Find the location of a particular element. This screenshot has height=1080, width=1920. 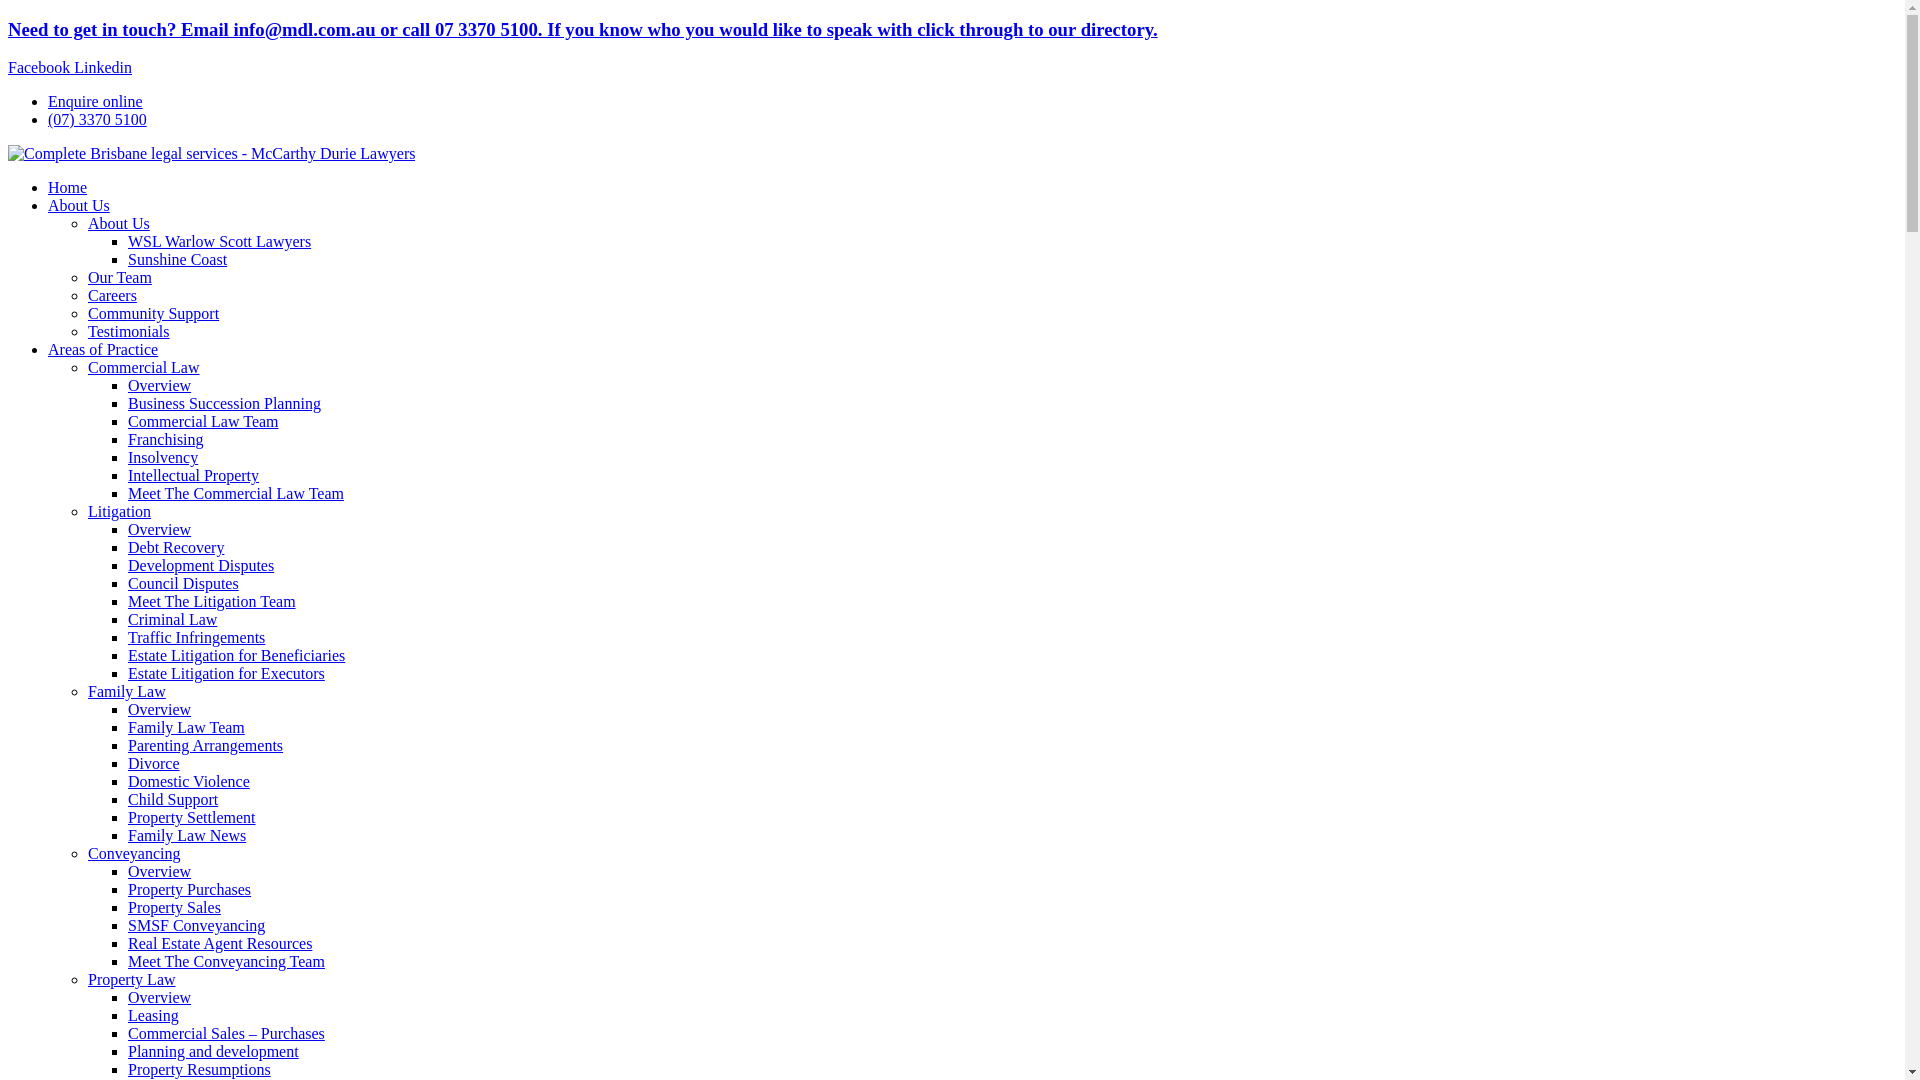

'Property Sales' is located at coordinates (127, 907).